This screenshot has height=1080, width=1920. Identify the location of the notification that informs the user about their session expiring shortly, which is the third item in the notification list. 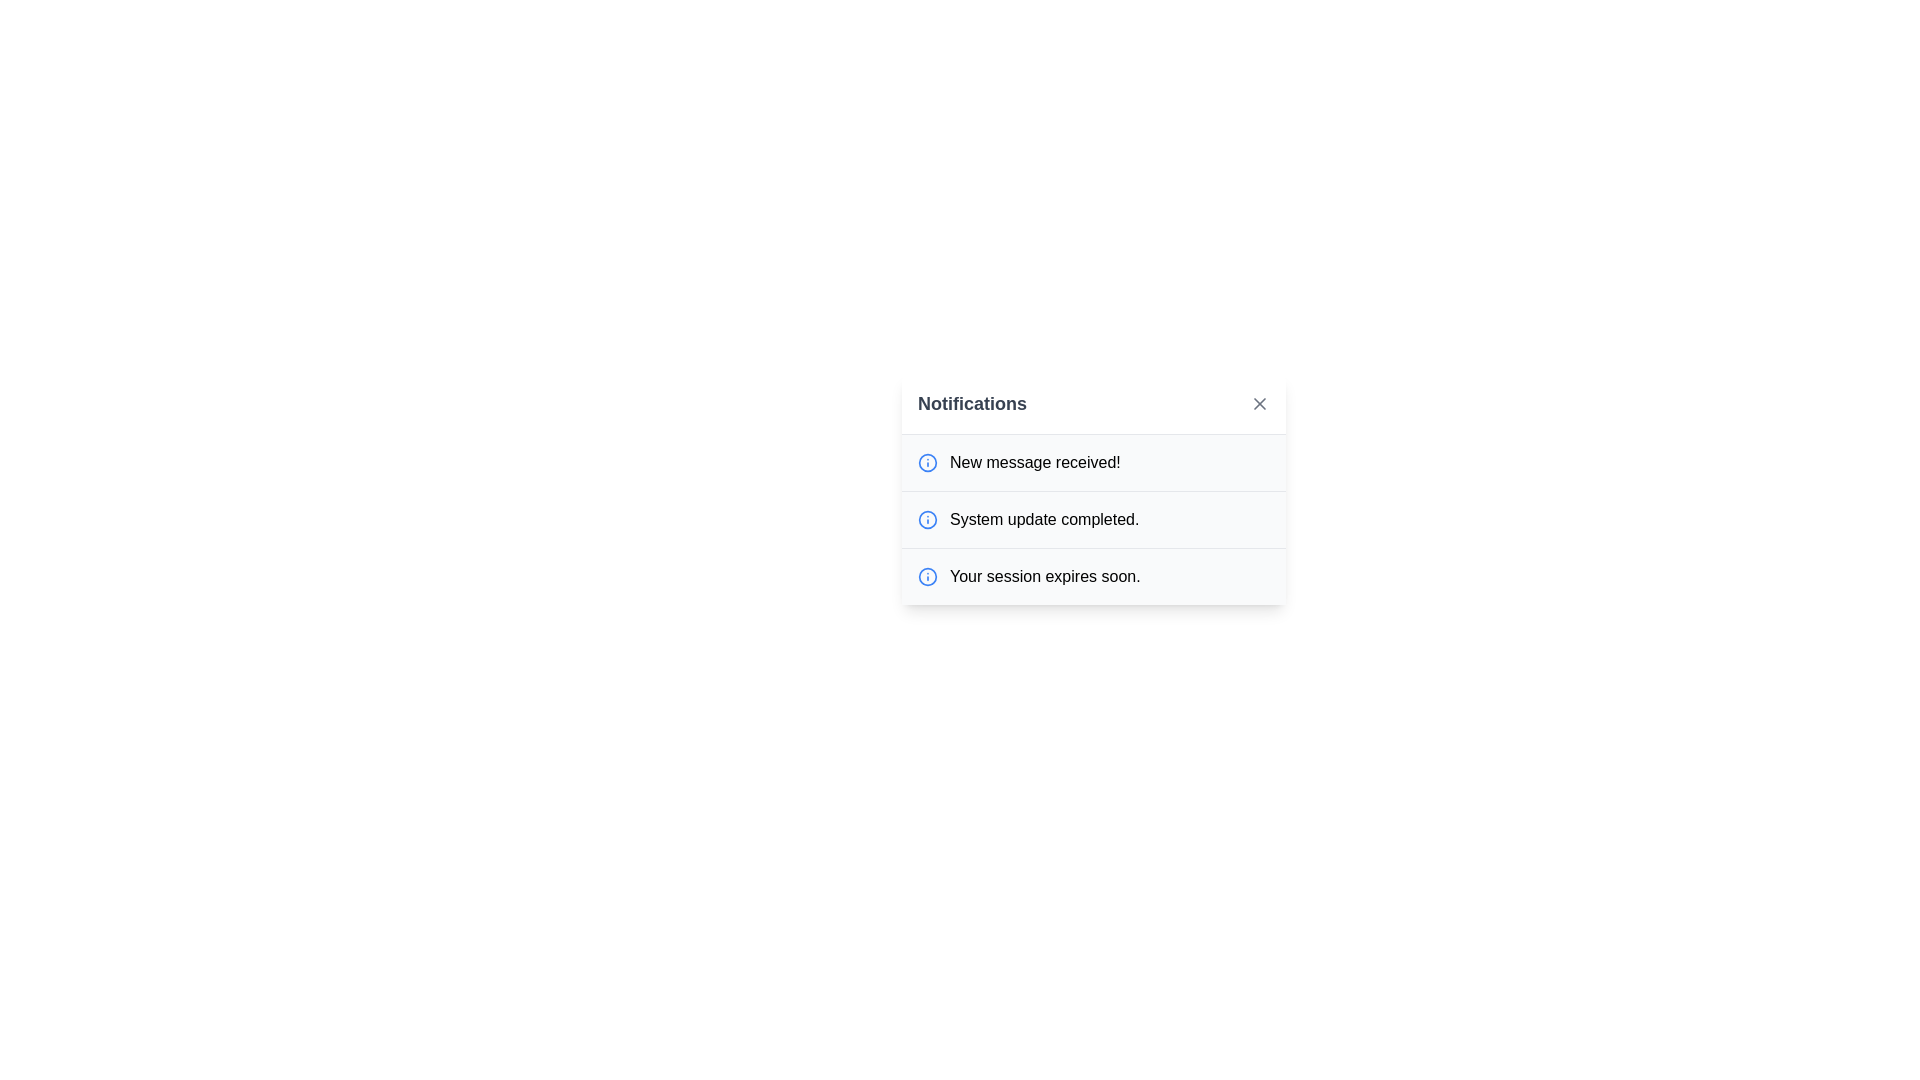
(1028, 577).